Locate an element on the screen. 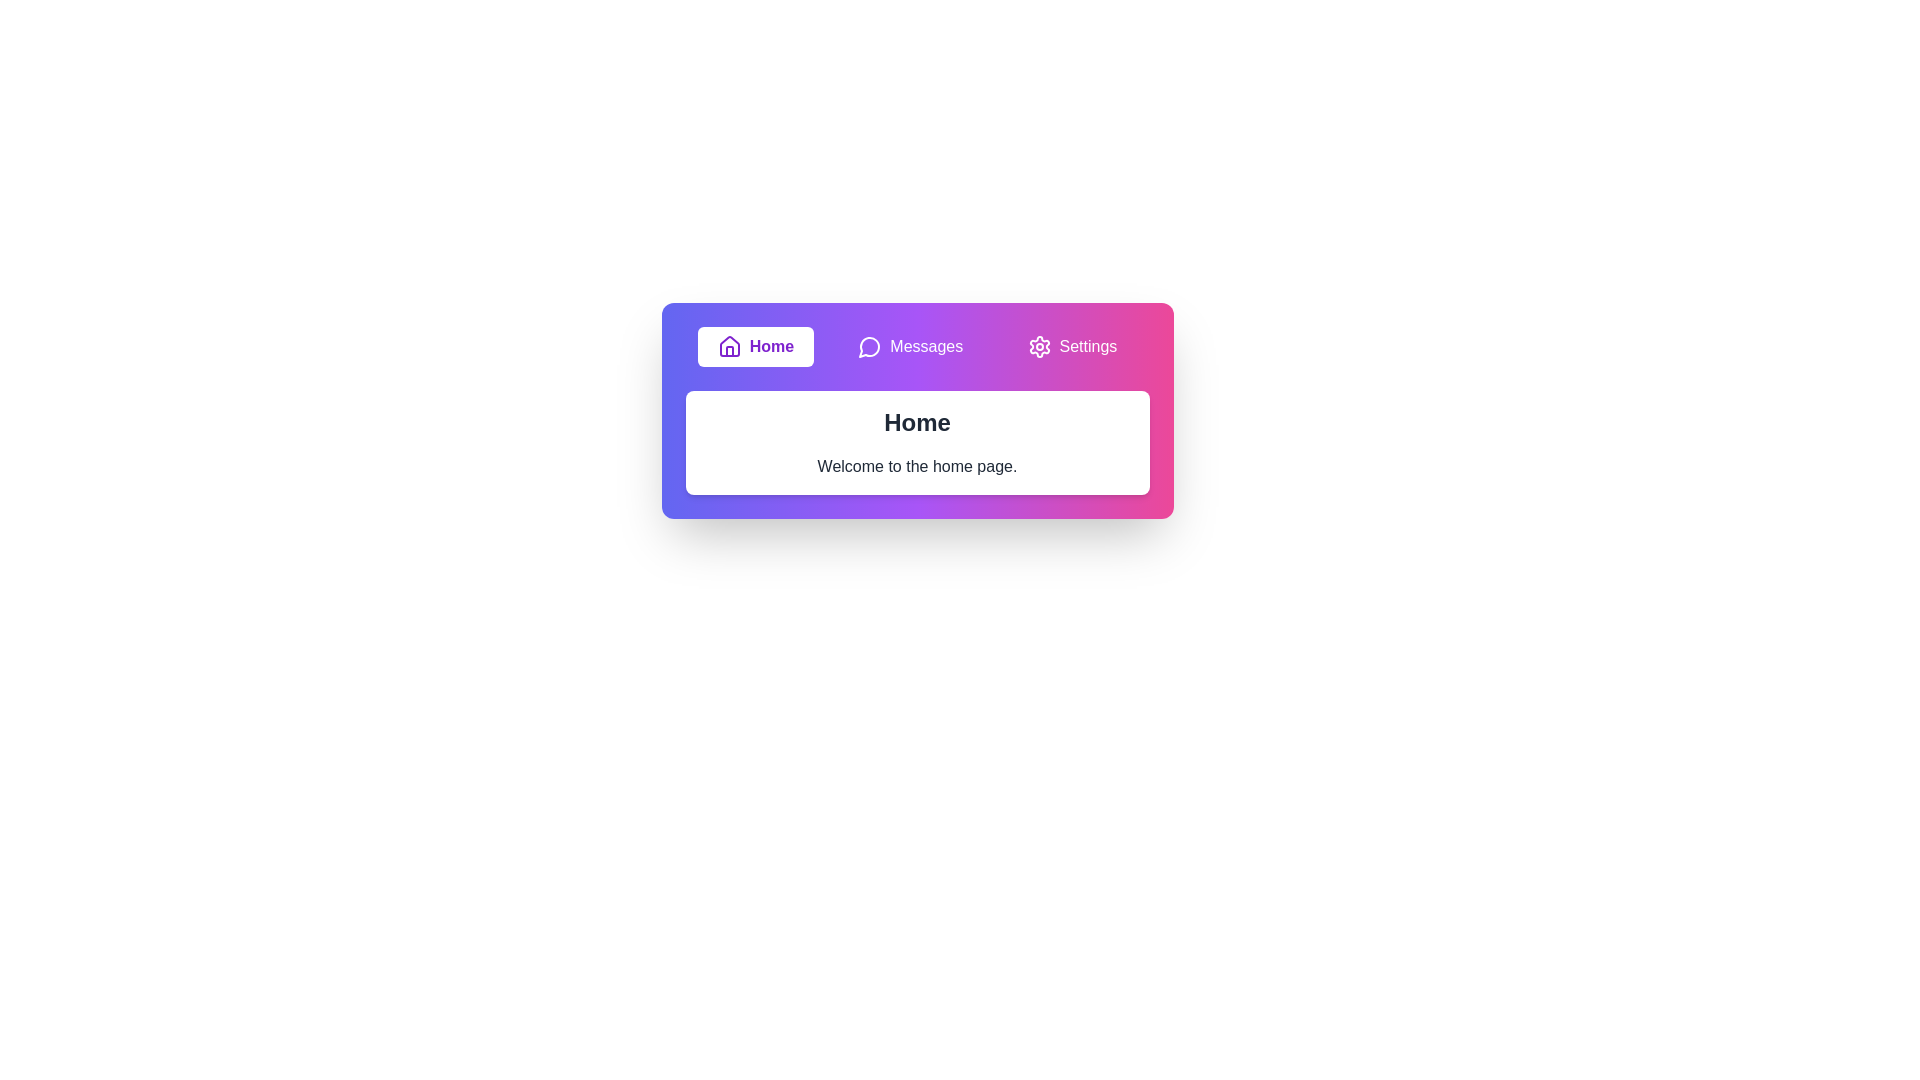  the title text block that serves as a heading for the content below, positioned above the smaller text 'Welcome to the home page.' is located at coordinates (916, 422).